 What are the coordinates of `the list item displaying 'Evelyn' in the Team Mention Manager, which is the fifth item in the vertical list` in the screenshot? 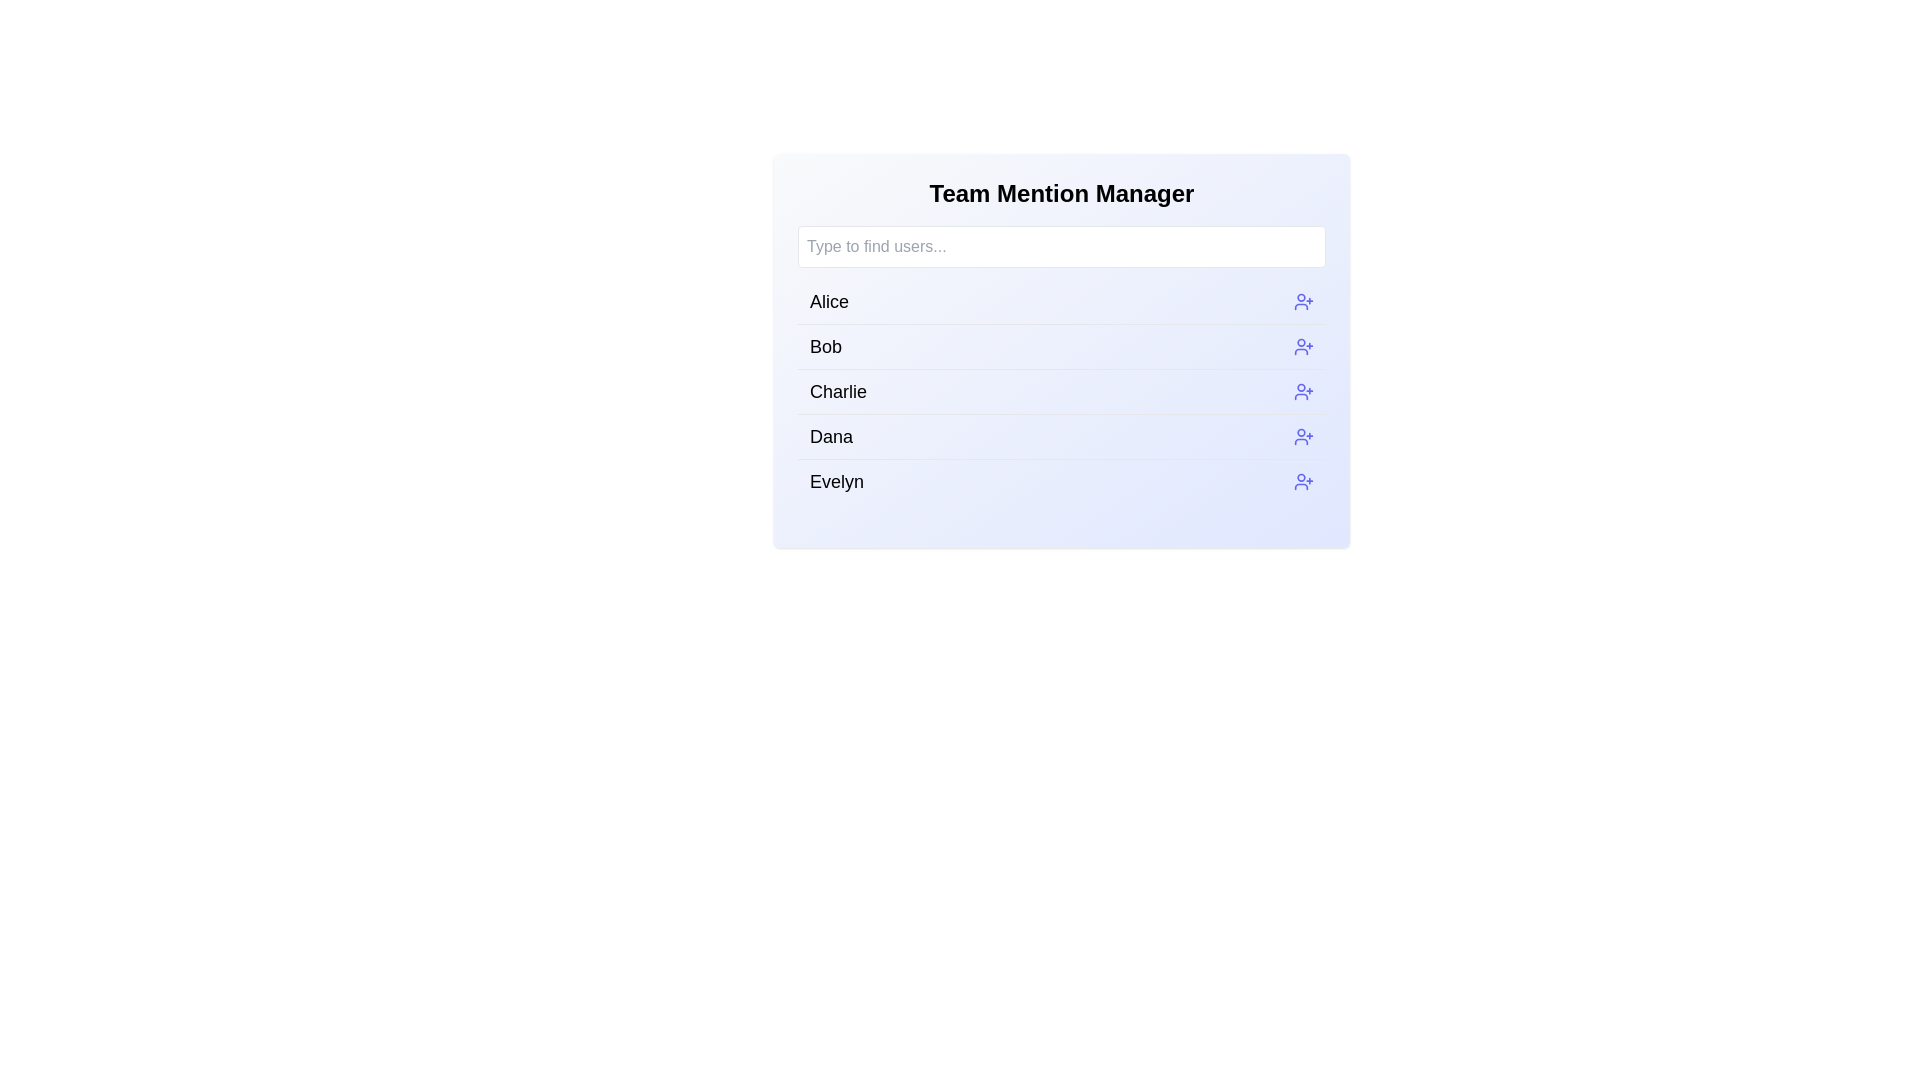 It's located at (1060, 481).